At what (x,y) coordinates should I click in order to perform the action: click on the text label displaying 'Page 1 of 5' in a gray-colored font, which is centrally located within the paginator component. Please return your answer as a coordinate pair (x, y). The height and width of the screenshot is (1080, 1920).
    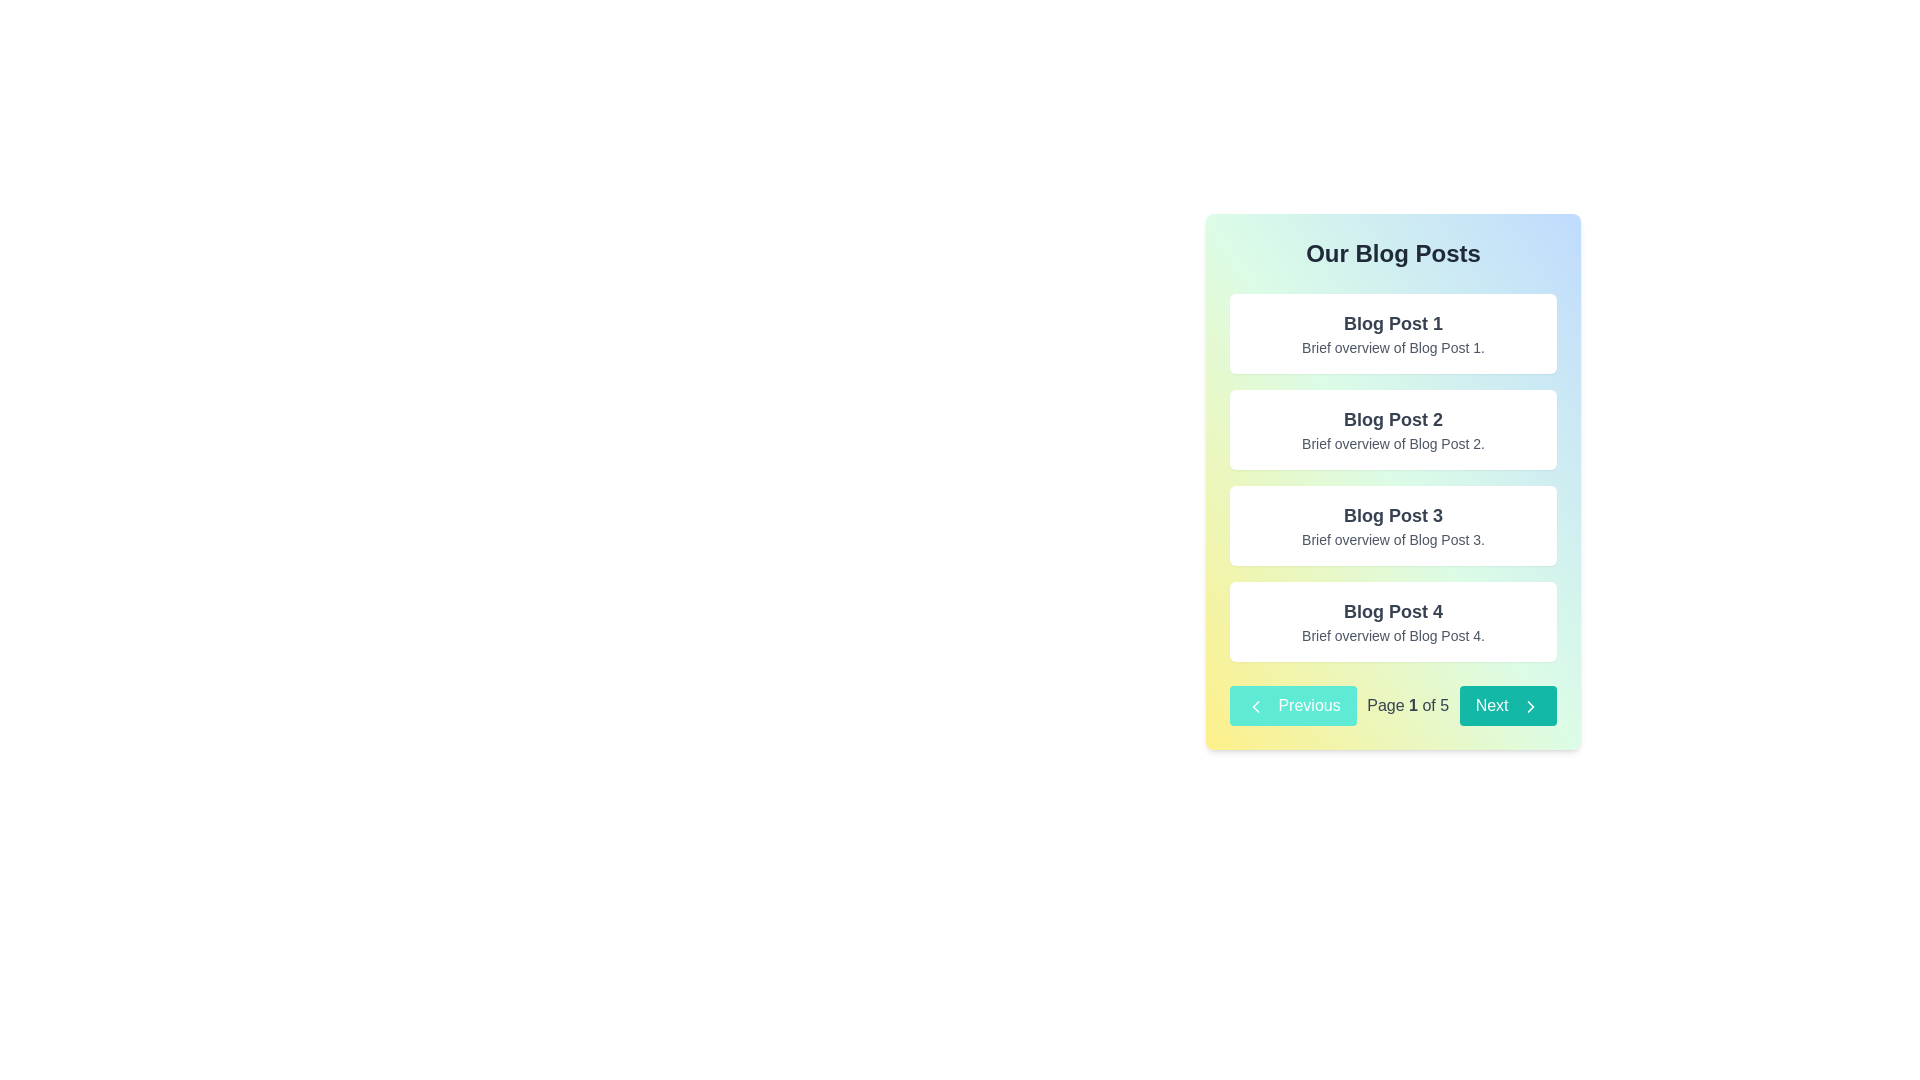
    Looking at the image, I should click on (1407, 704).